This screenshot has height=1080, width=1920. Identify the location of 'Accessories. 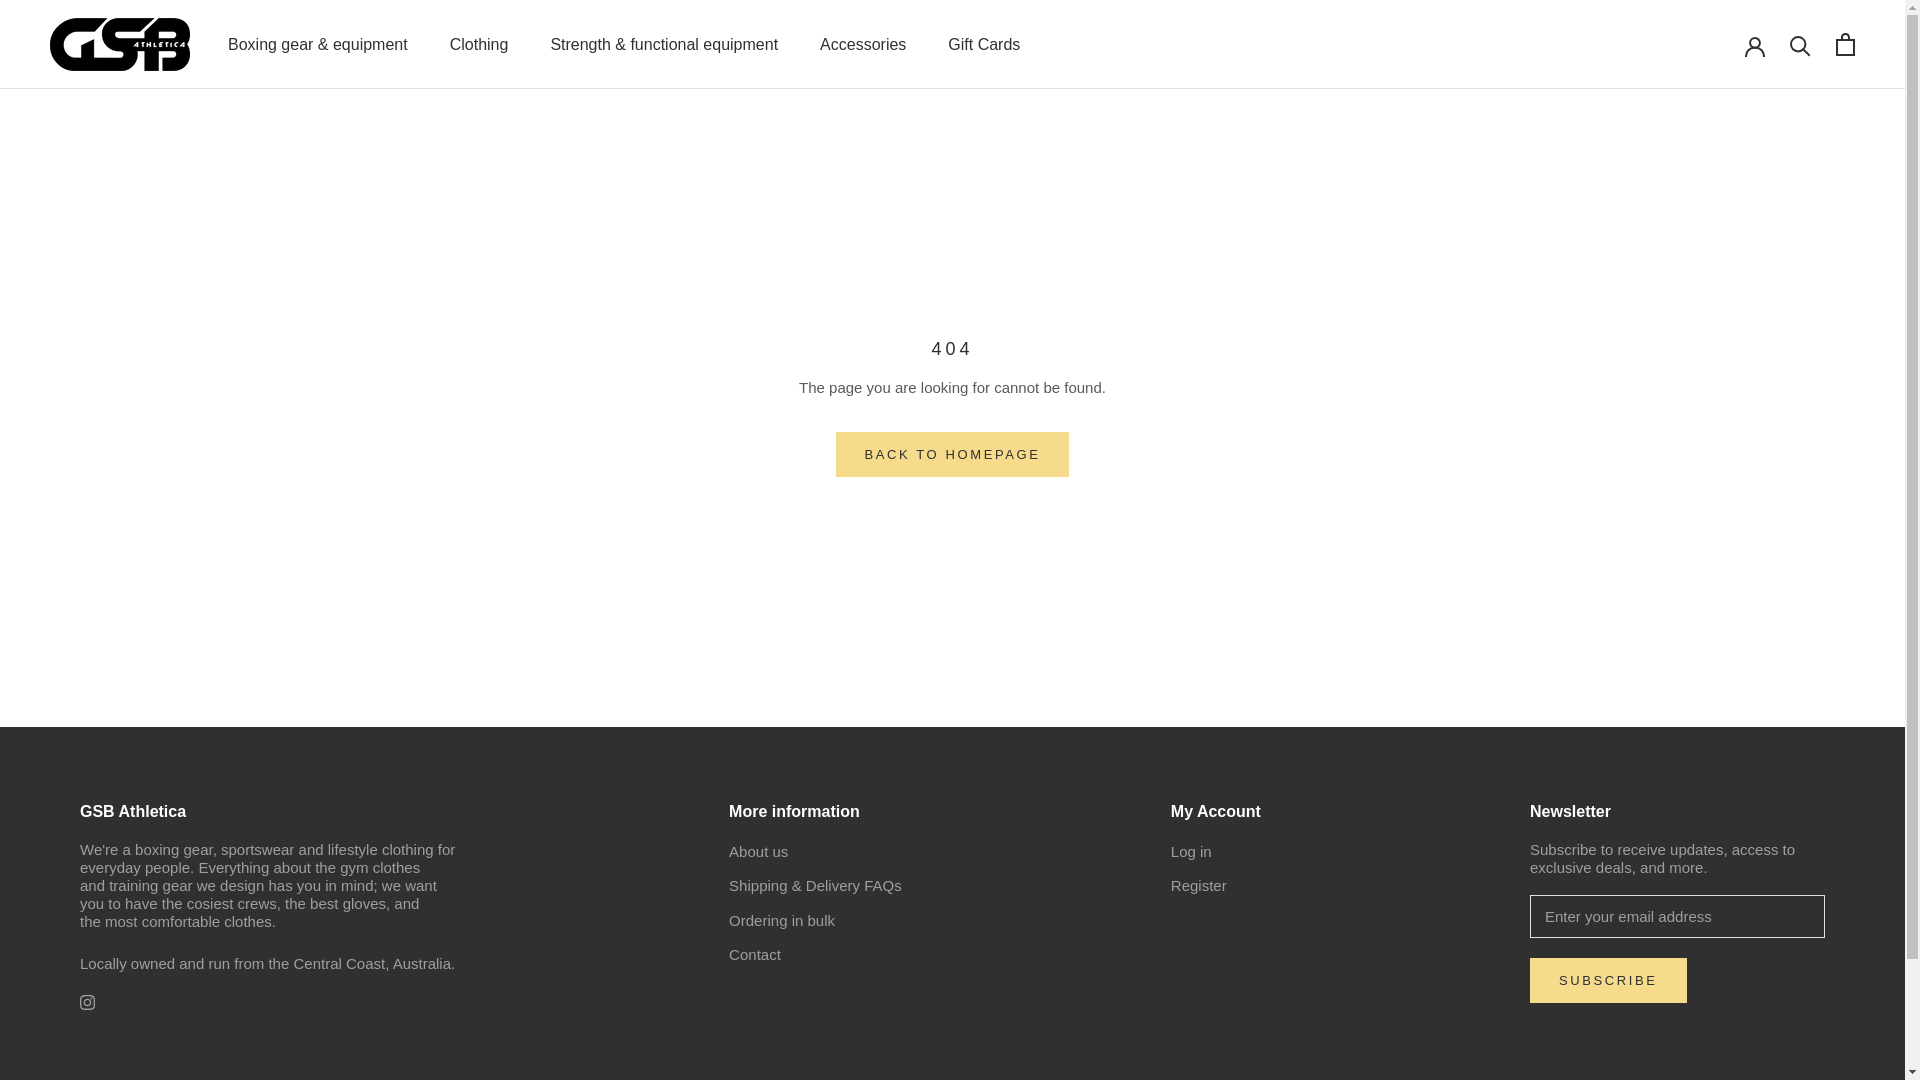
(863, 44).